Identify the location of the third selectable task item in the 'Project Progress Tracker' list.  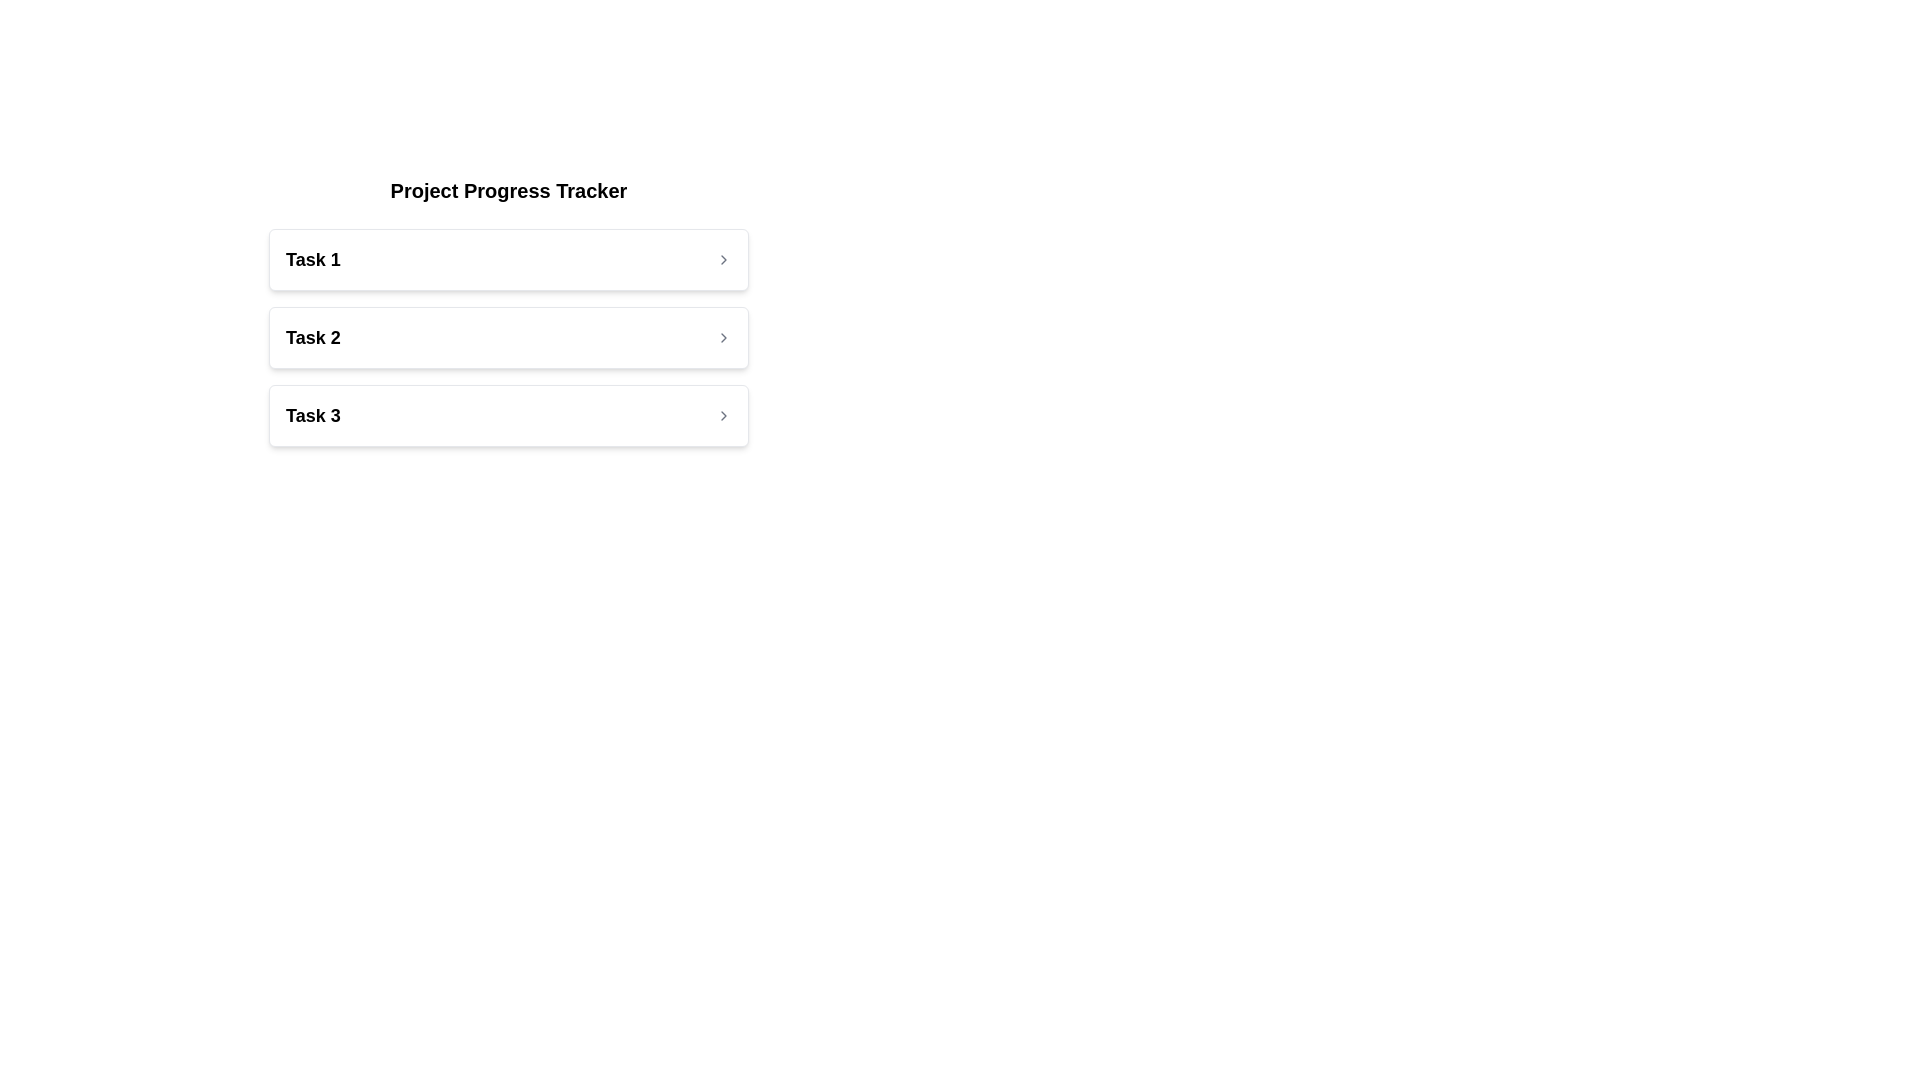
(508, 415).